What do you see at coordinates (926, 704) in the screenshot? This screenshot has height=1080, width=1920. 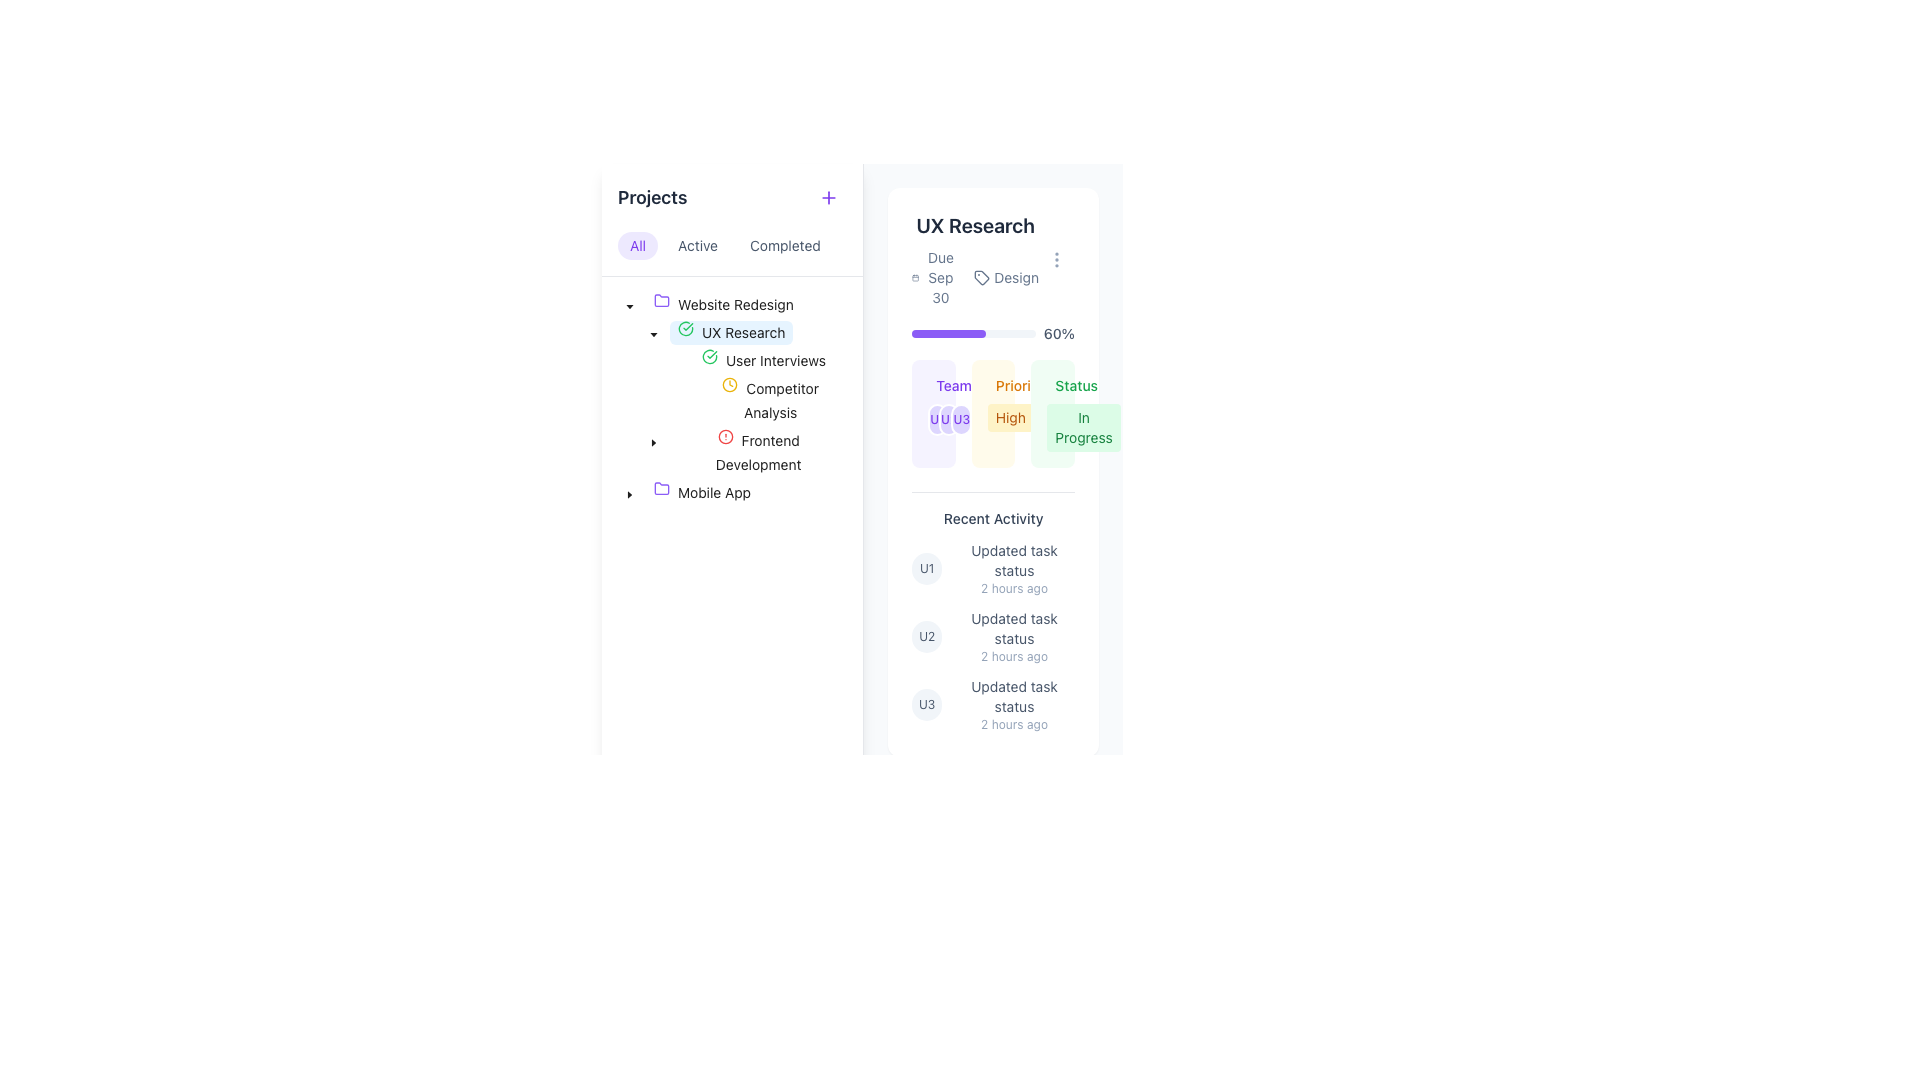 I see `the text label displaying 'U3', located at the top-left corner of the 'Team' section, which is styled with a compact font size` at bounding box center [926, 704].